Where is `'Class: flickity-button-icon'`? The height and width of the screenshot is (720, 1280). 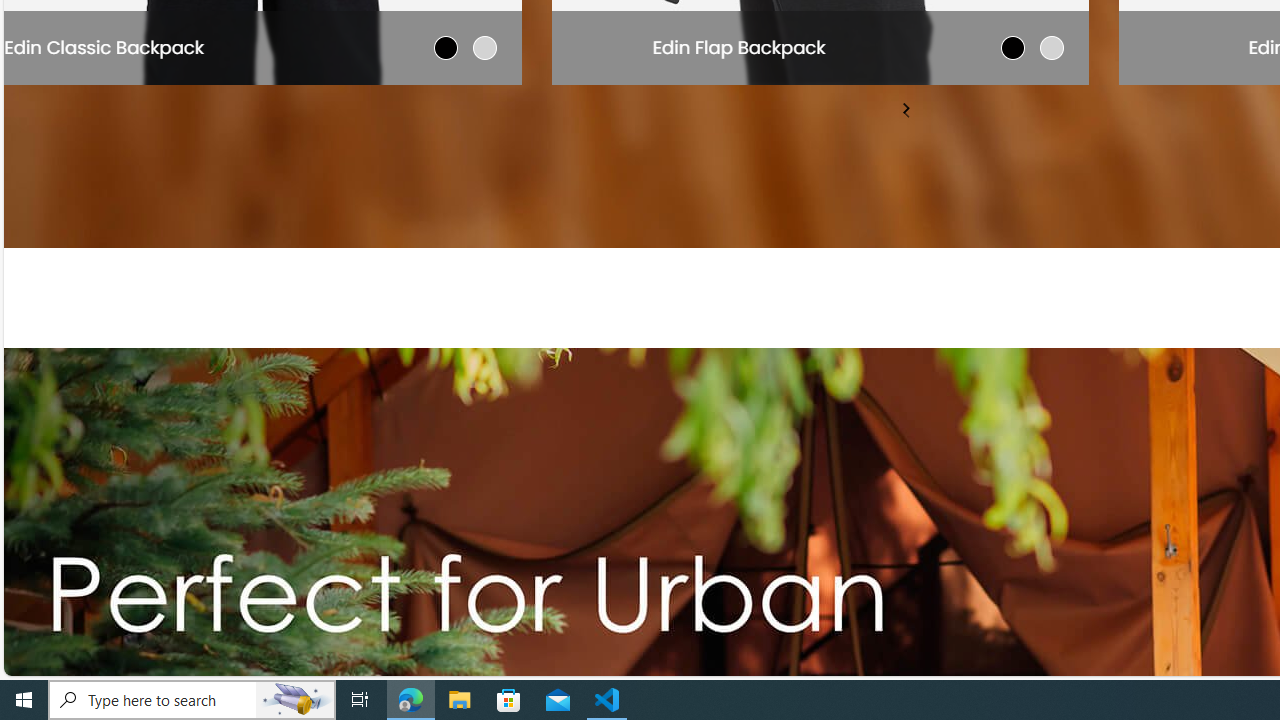
'Class: flickity-button-icon' is located at coordinates (904, 108).